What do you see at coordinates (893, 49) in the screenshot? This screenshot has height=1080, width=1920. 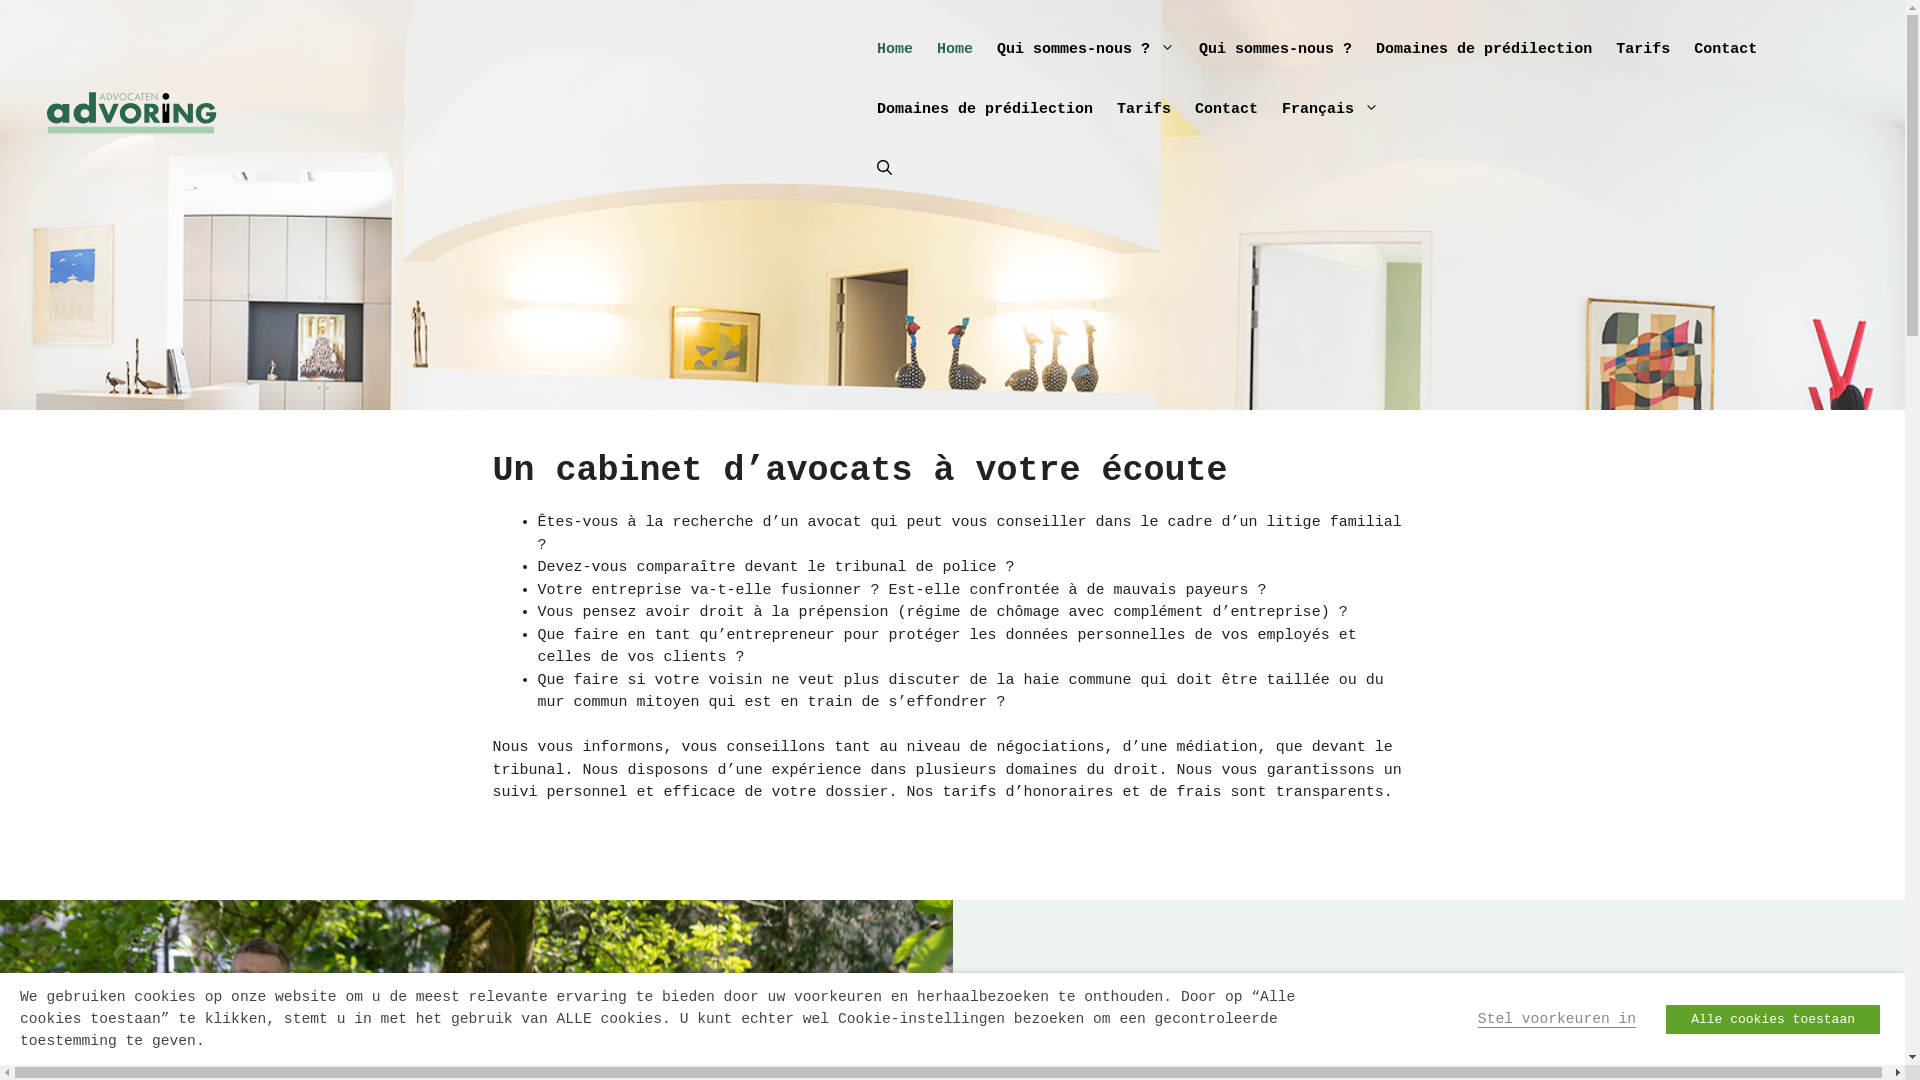 I see `'Home'` at bounding box center [893, 49].